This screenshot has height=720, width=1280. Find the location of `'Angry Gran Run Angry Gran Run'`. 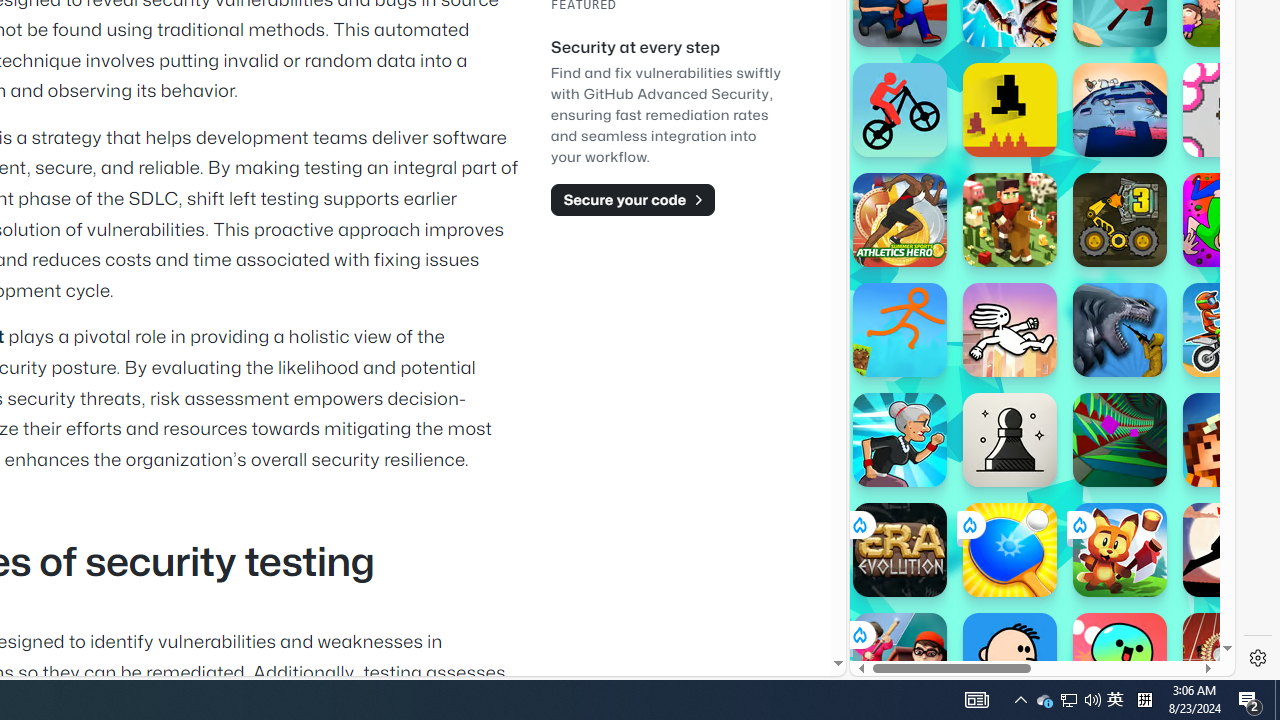

'Angry Gran Run Angry Gran Run' is located at coordinates (898, 438).